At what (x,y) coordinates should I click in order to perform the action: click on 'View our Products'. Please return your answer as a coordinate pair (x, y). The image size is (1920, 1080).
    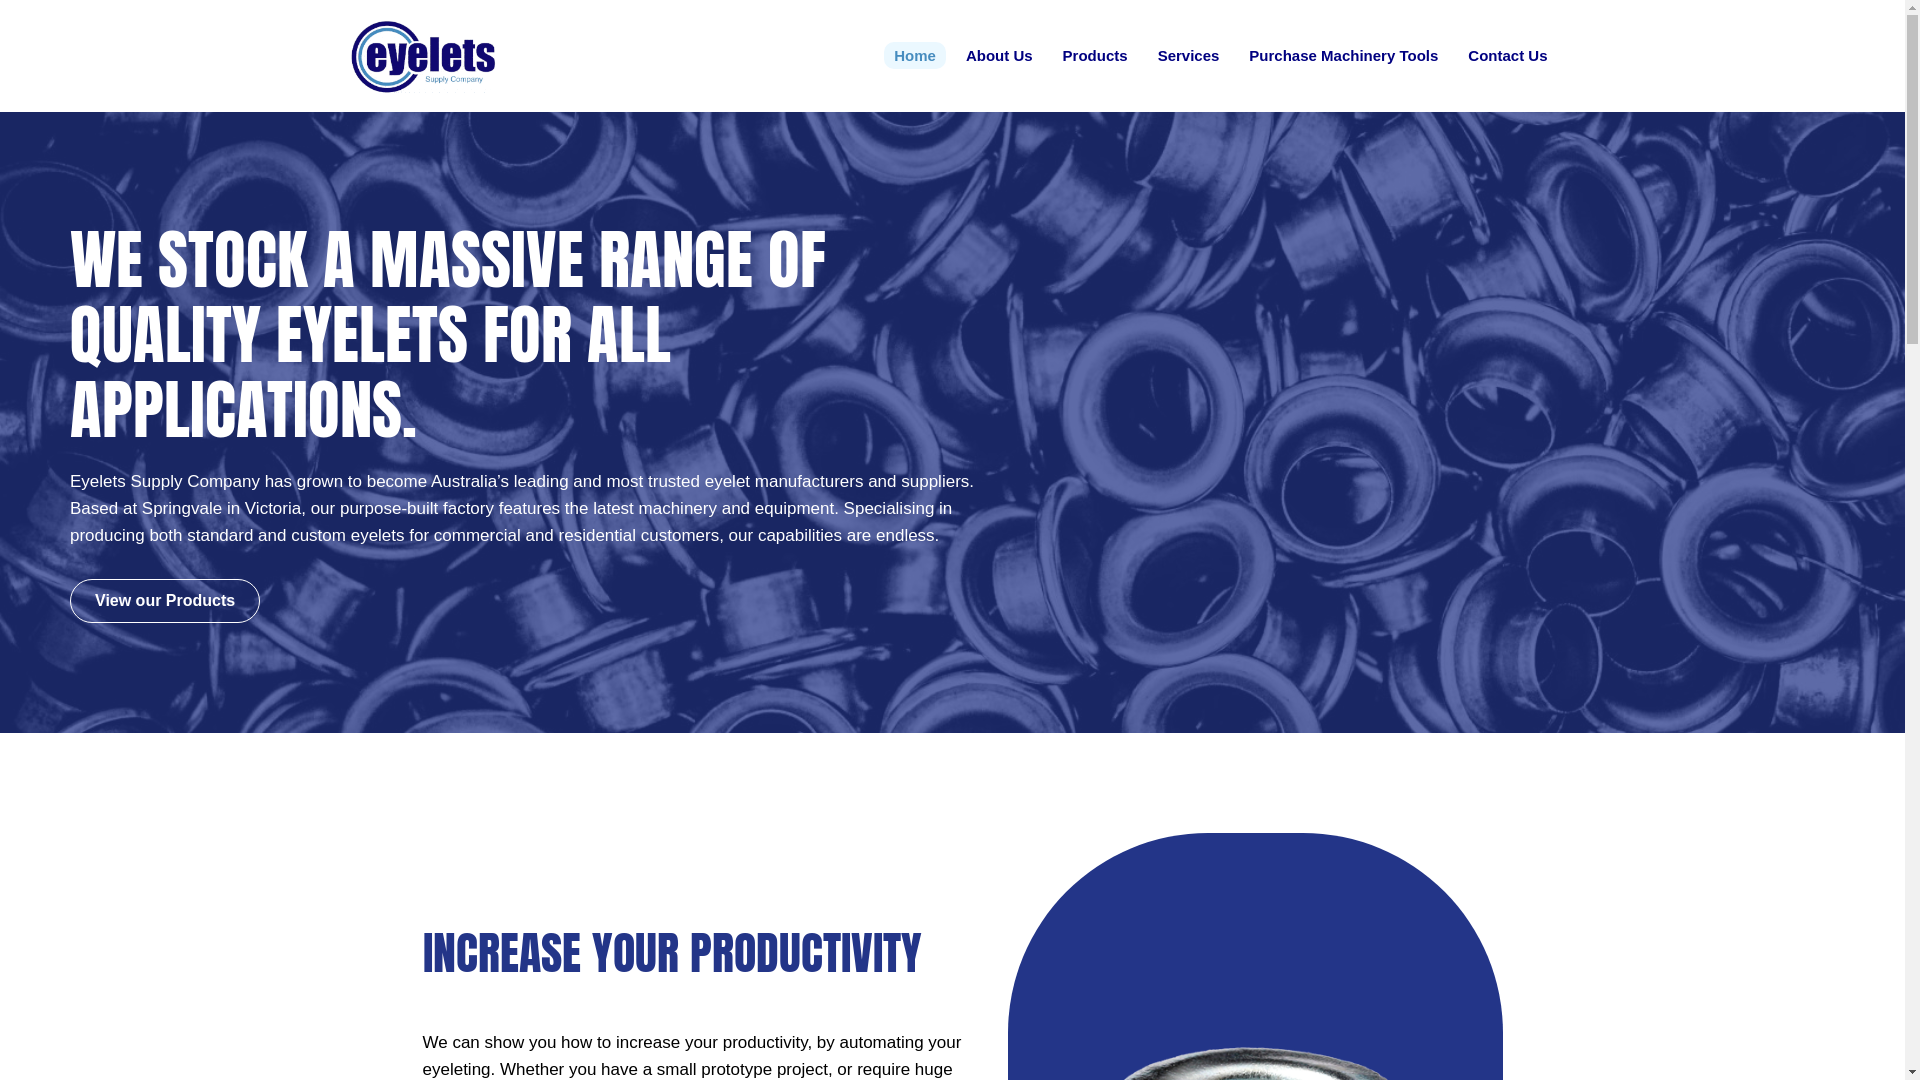
    Looking at the image, I should click on (164, 600).